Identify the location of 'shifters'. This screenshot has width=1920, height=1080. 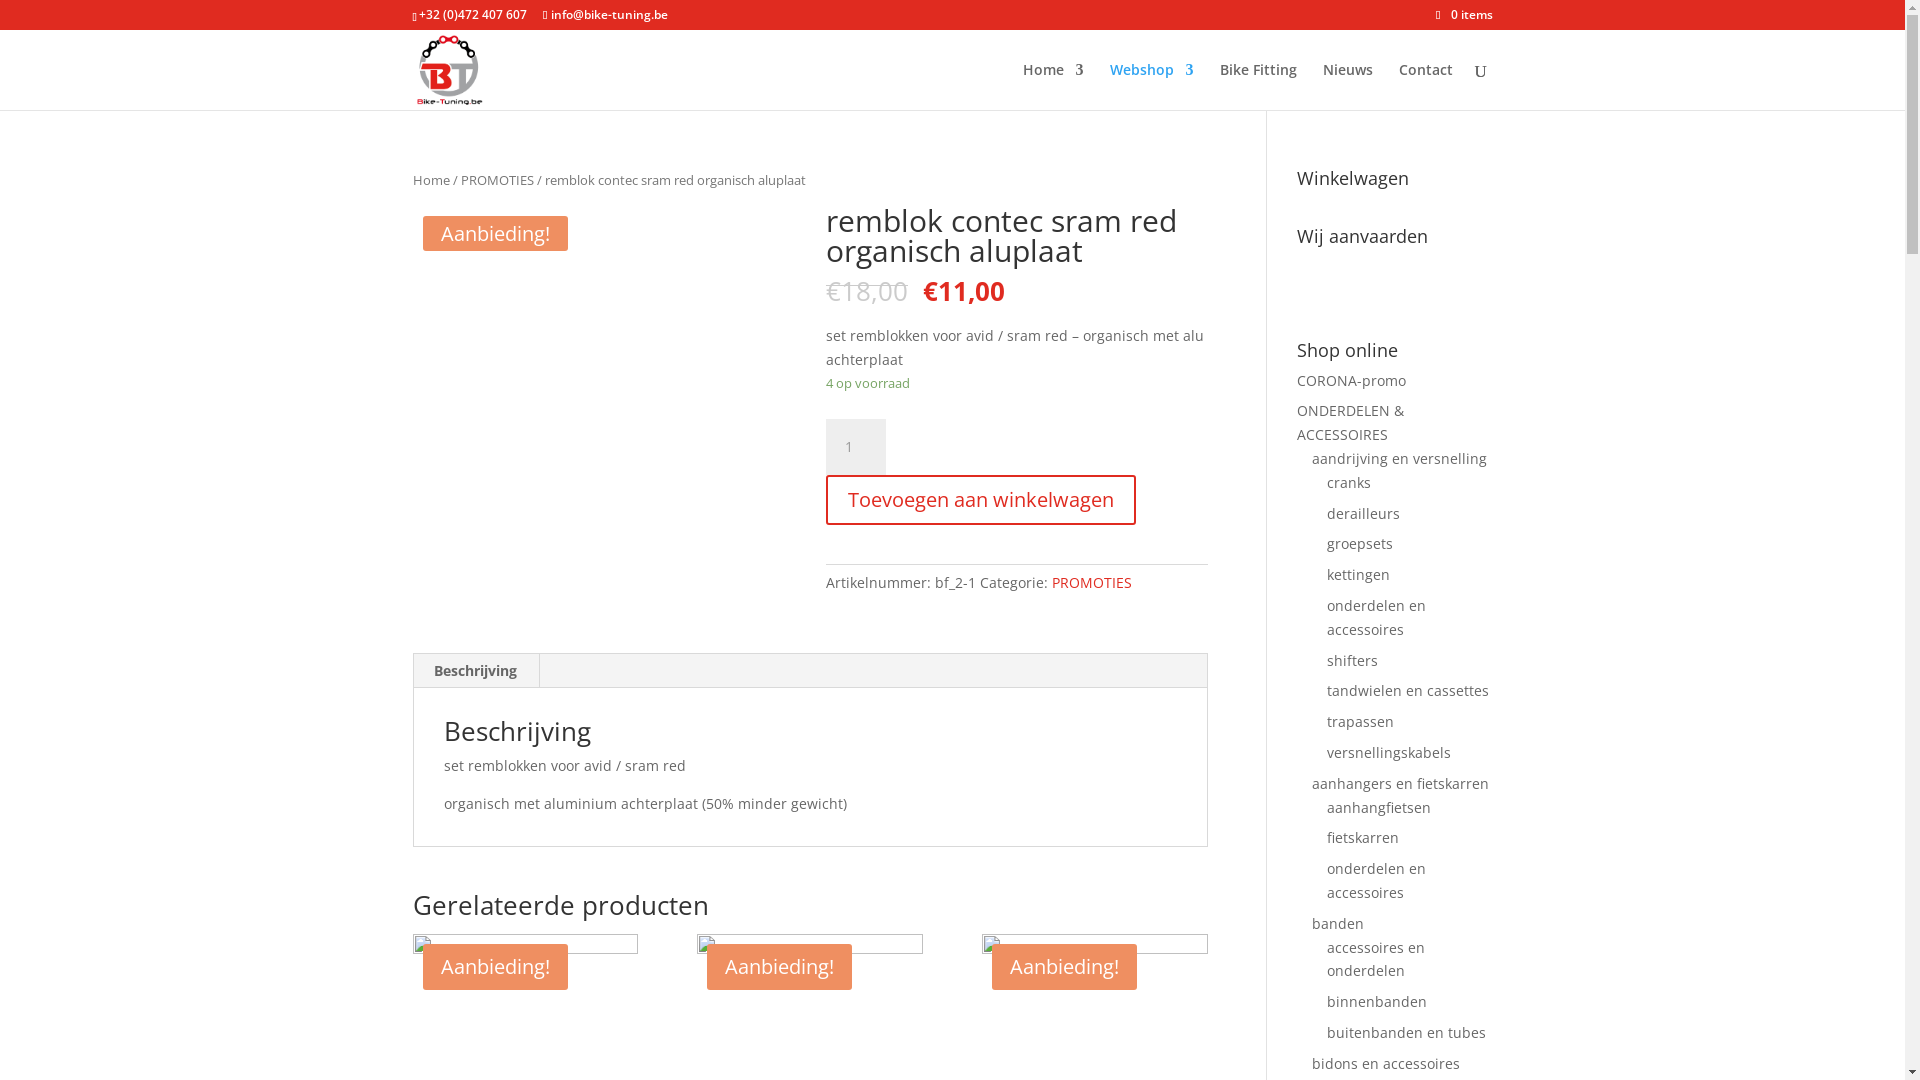
(1352, 660).